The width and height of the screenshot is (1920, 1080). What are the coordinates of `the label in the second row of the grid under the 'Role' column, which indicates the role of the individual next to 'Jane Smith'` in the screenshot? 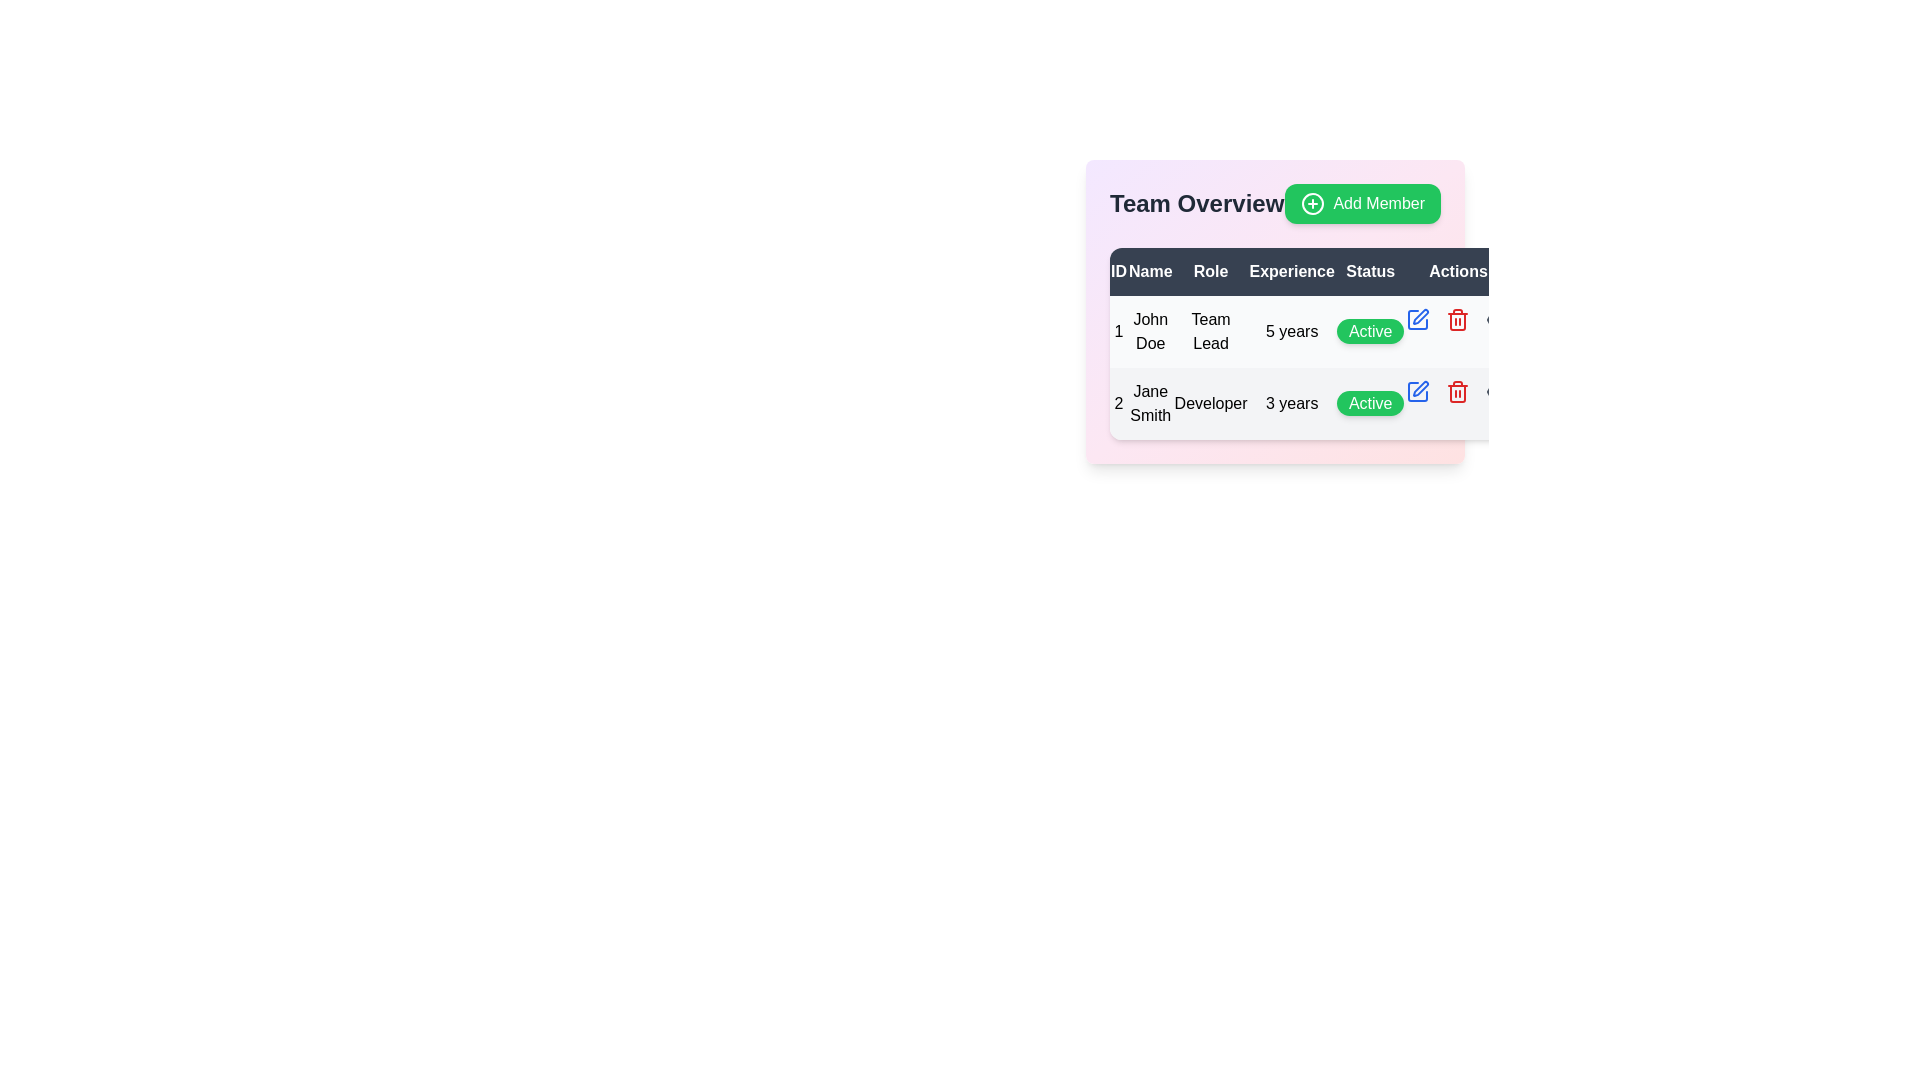 It's located at (1210, 404).